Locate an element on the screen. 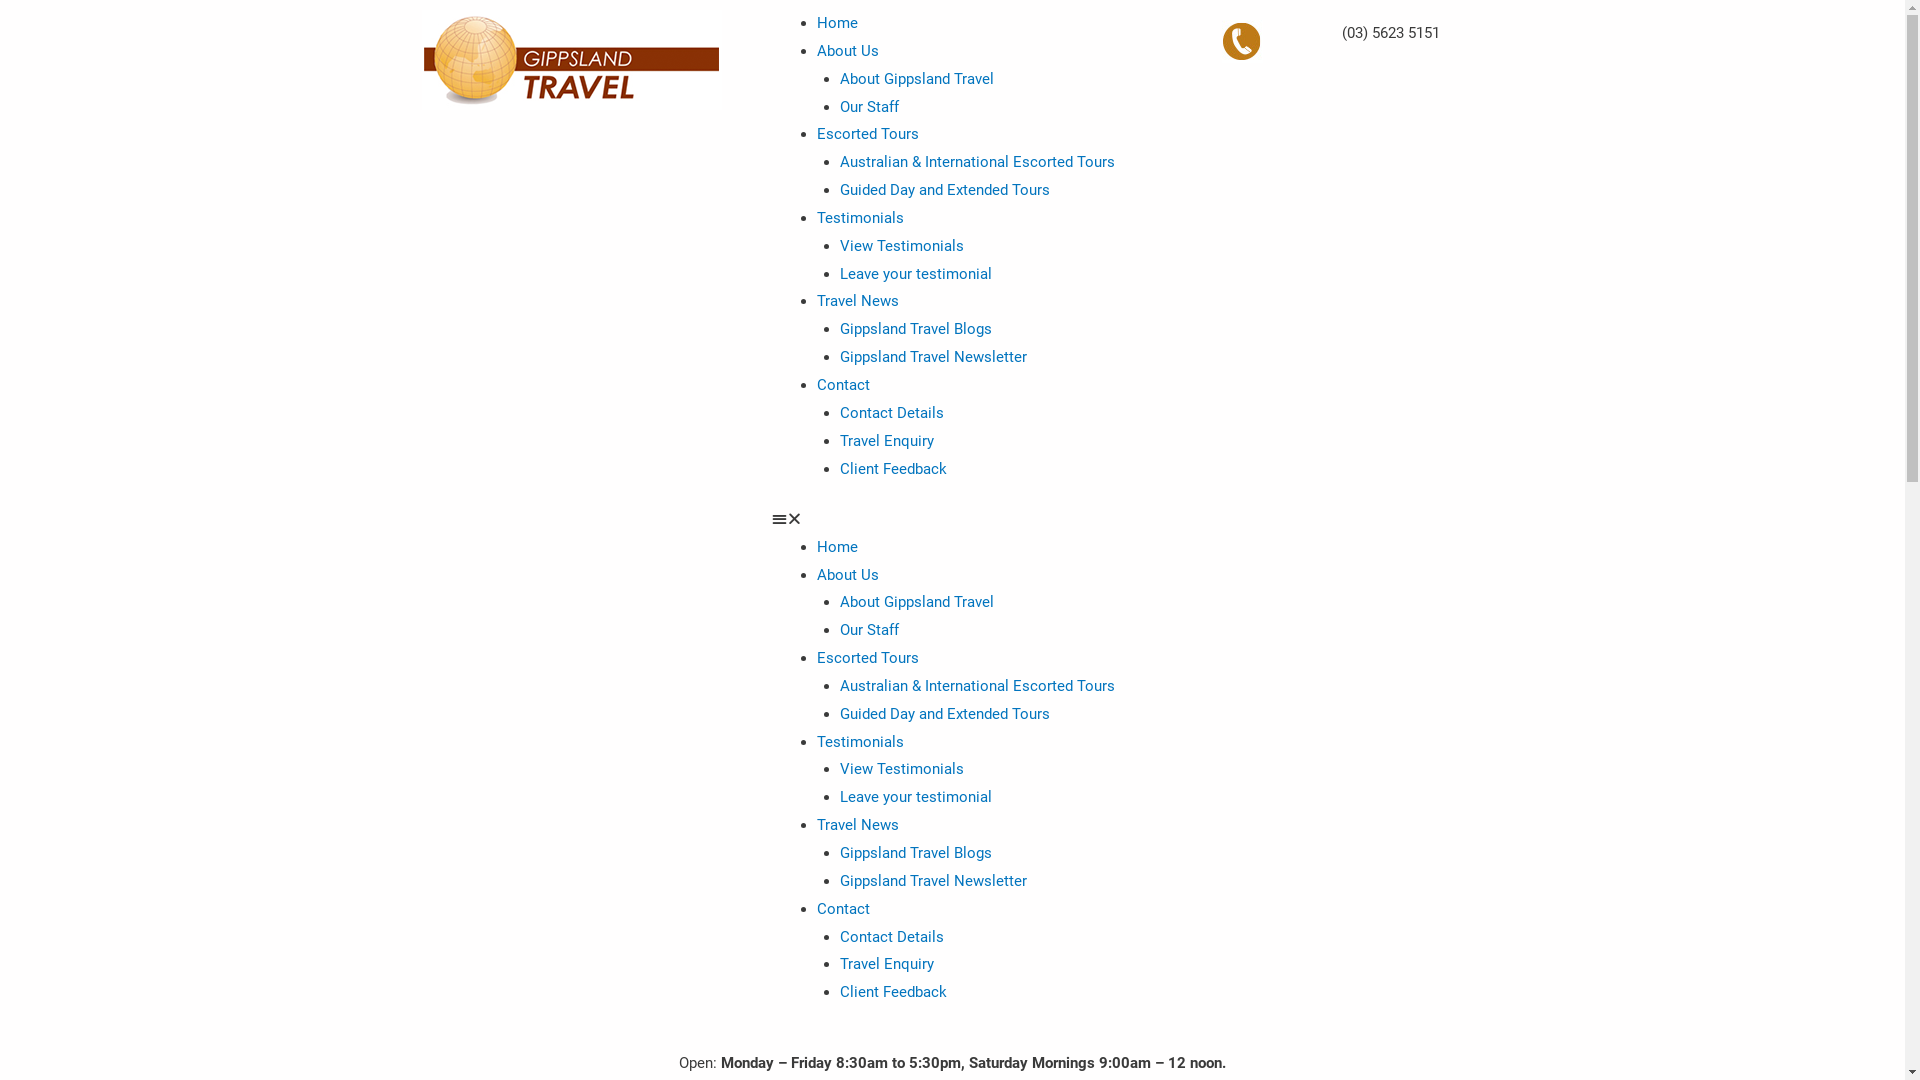 The width and height of the screenshot is (1920, 1080). 'View Testimonials' is located at coordinates (901, 767).